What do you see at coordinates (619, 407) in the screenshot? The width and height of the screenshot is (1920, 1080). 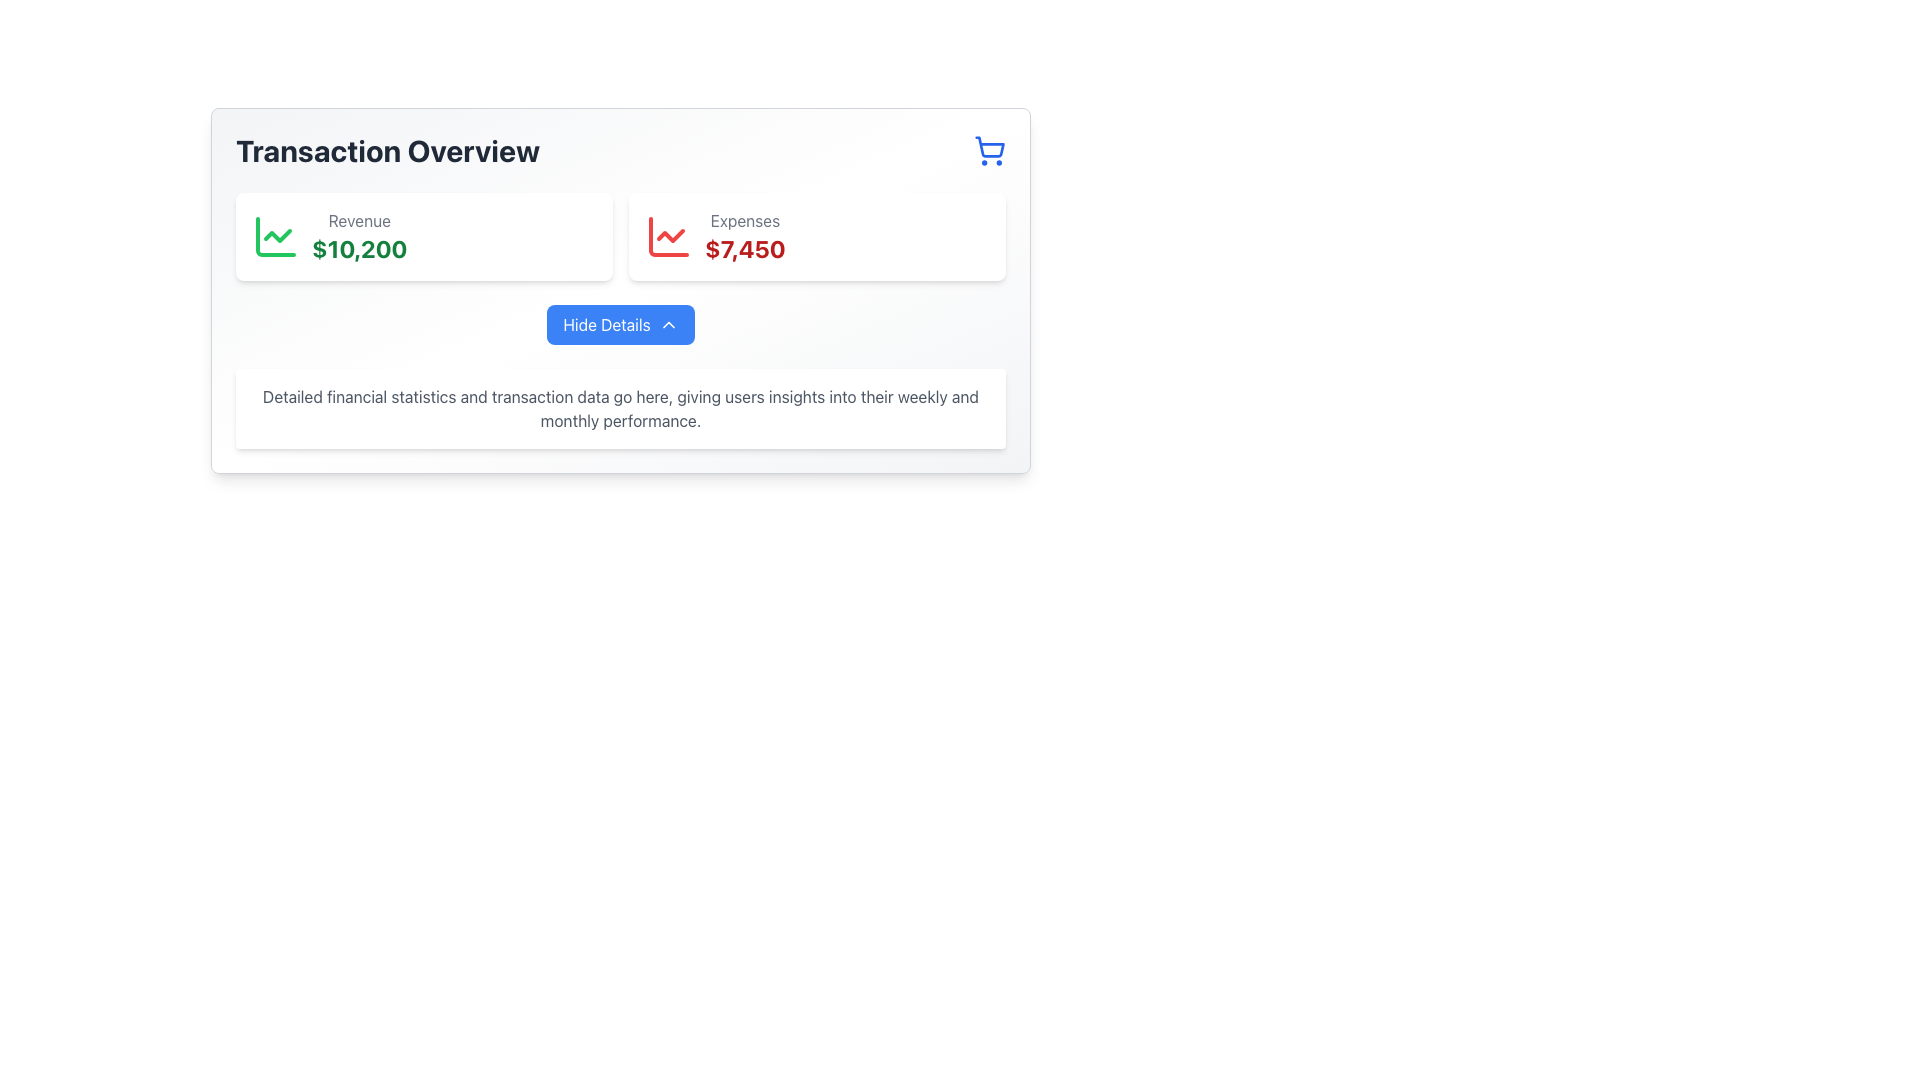 I see `the text block styled with gray color and center alignment, which contains detailed financial statistics and transaction data, located below the 'Hide Details' button` at bounding box center [619, 407].